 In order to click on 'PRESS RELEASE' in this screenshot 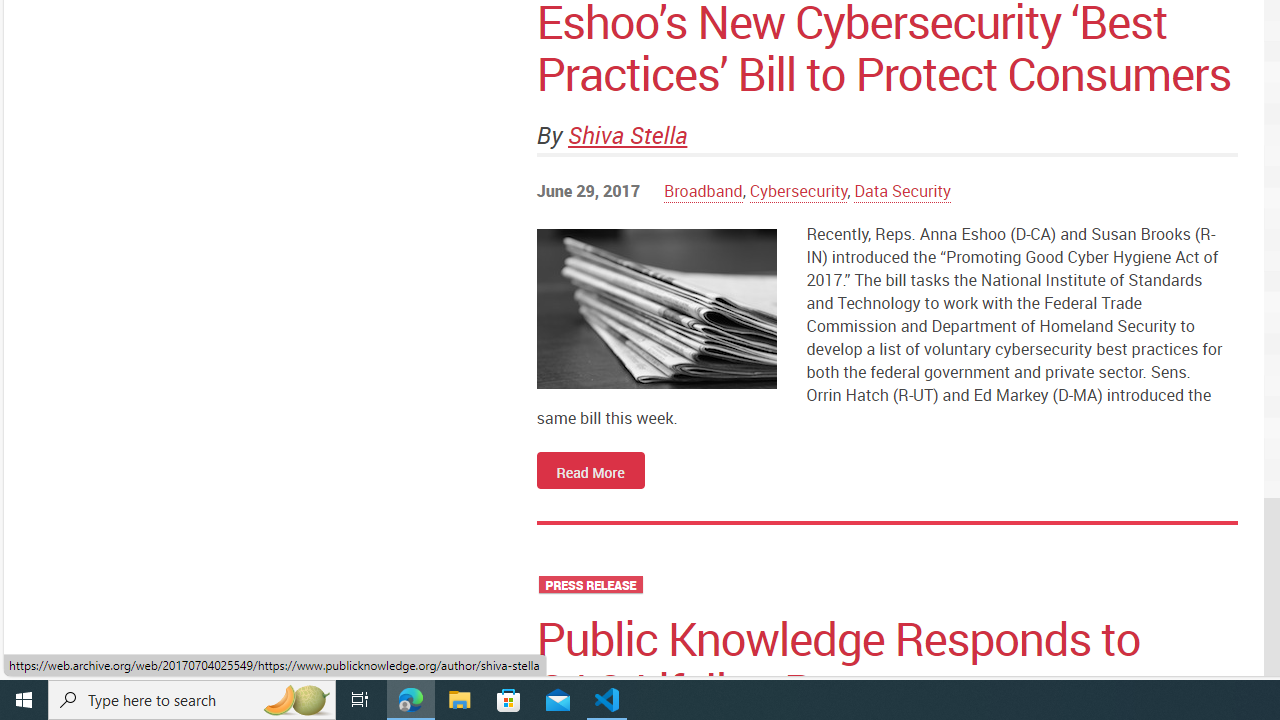, I will do `click(589, 585)`.